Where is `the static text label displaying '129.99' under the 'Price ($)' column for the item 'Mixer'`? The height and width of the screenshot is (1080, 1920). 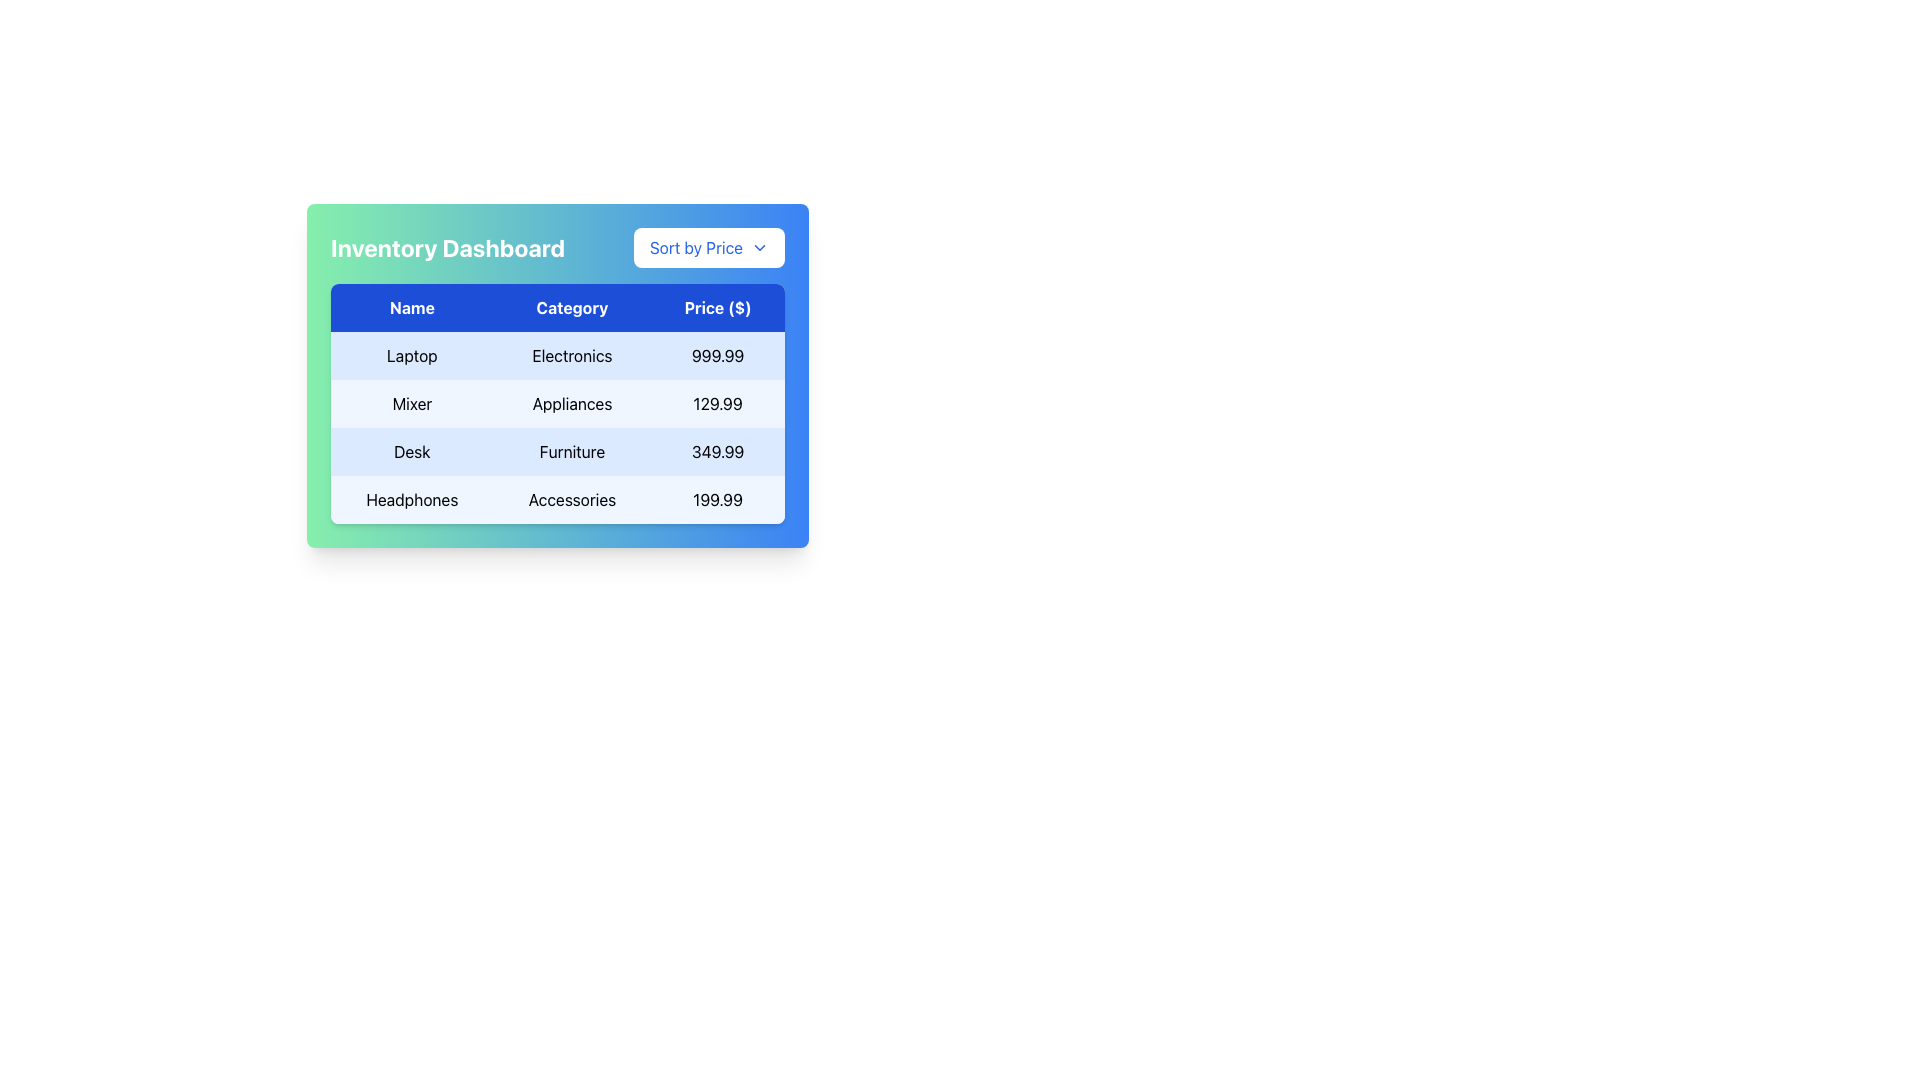 the static text label displaying '129.99' under the 'Price ($)' column for the item 'Mixer' is located at coordinates (718, 404).